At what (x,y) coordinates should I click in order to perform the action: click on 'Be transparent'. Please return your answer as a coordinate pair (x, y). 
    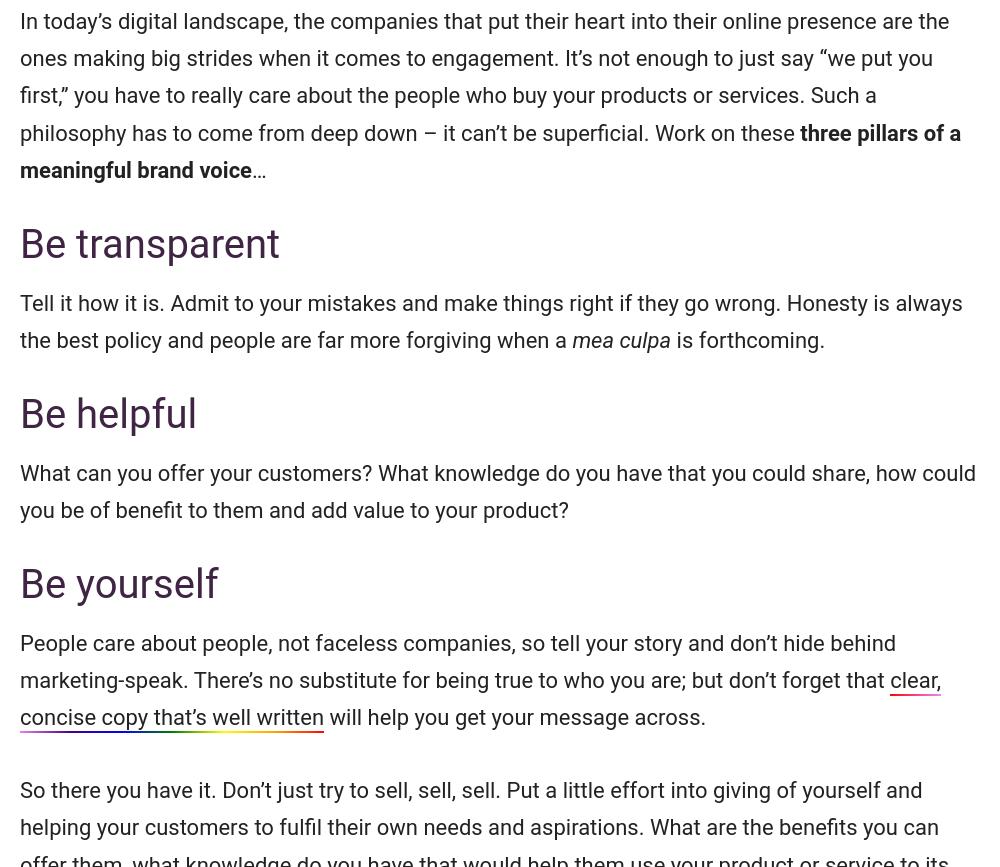
    Looking at the image, I should click on (20, 243).